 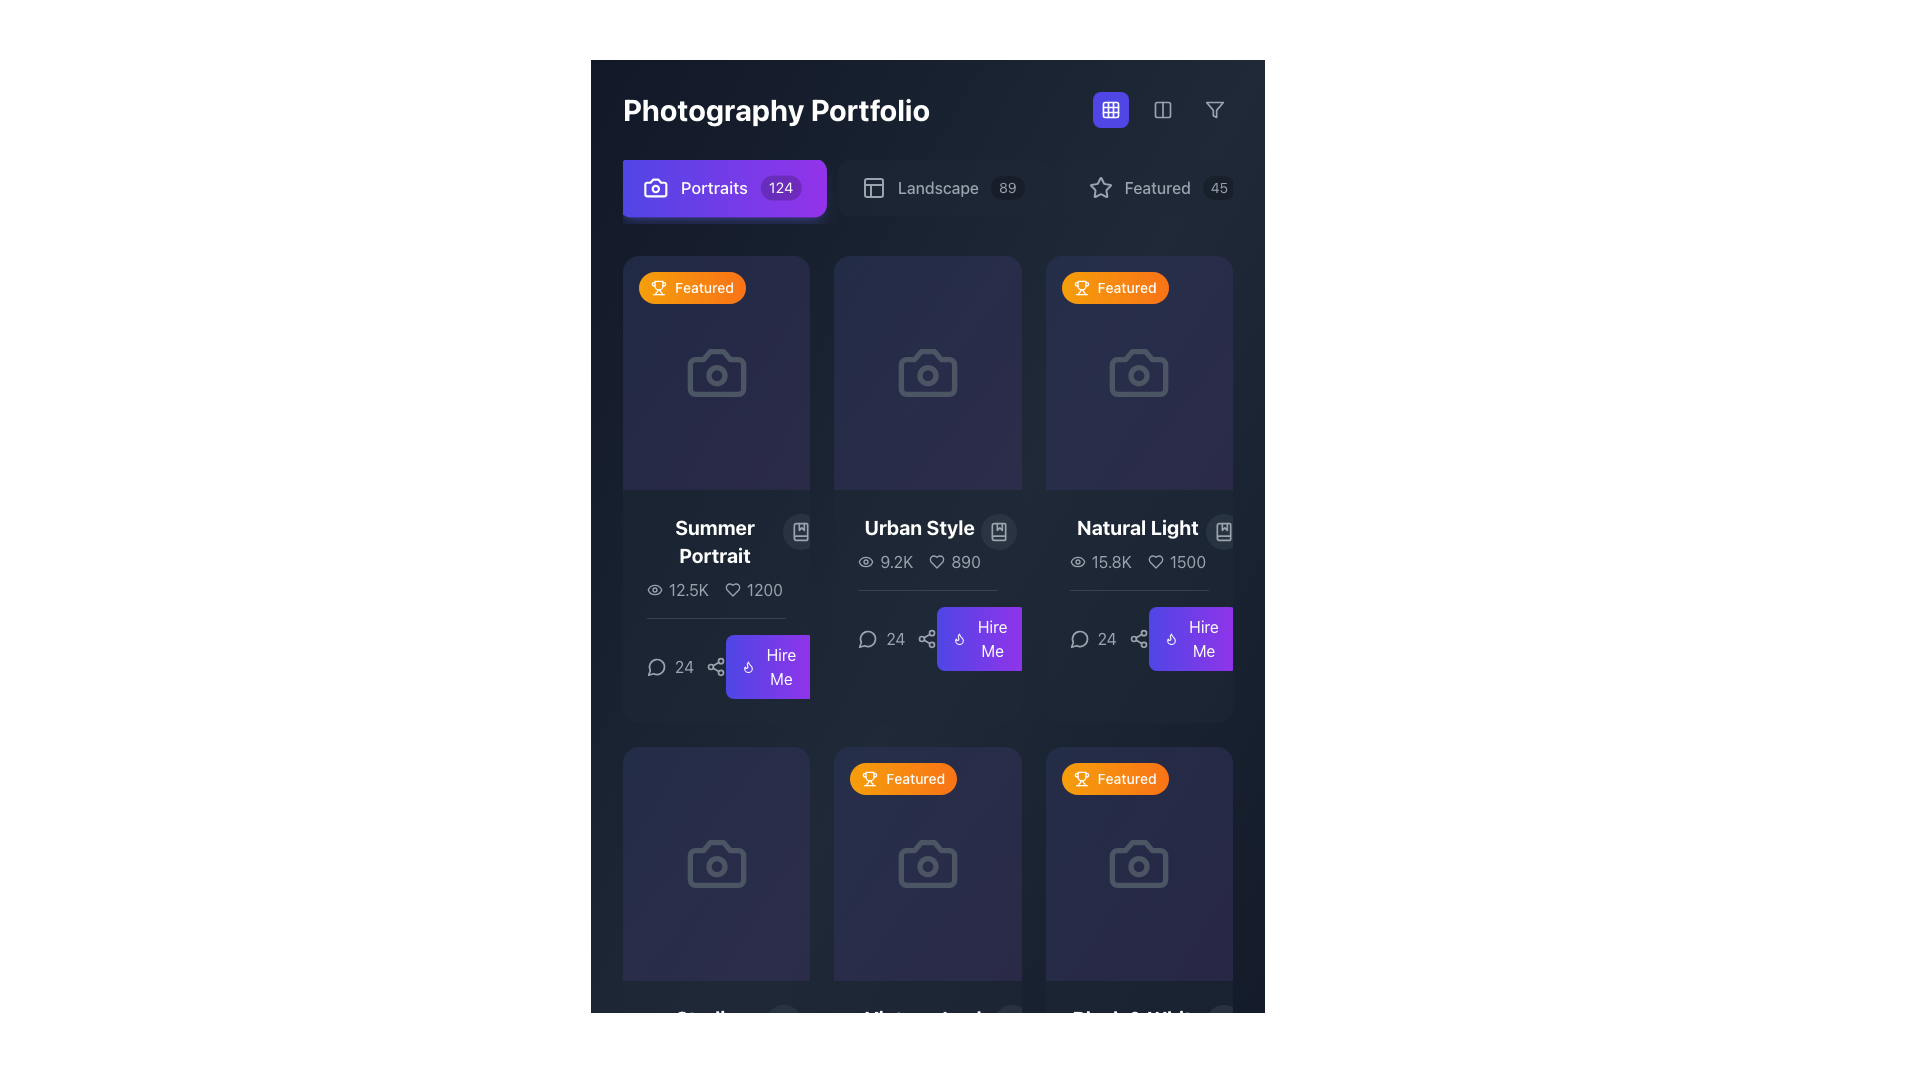 What do you see at coordinates (1162, 188) in the screenshot?
I see `the 'Featured' button located in the top section of the horizontal navigation bar, which is the third item from the left and follows the 'Landscape' section` at bounding box center [1162, 188].